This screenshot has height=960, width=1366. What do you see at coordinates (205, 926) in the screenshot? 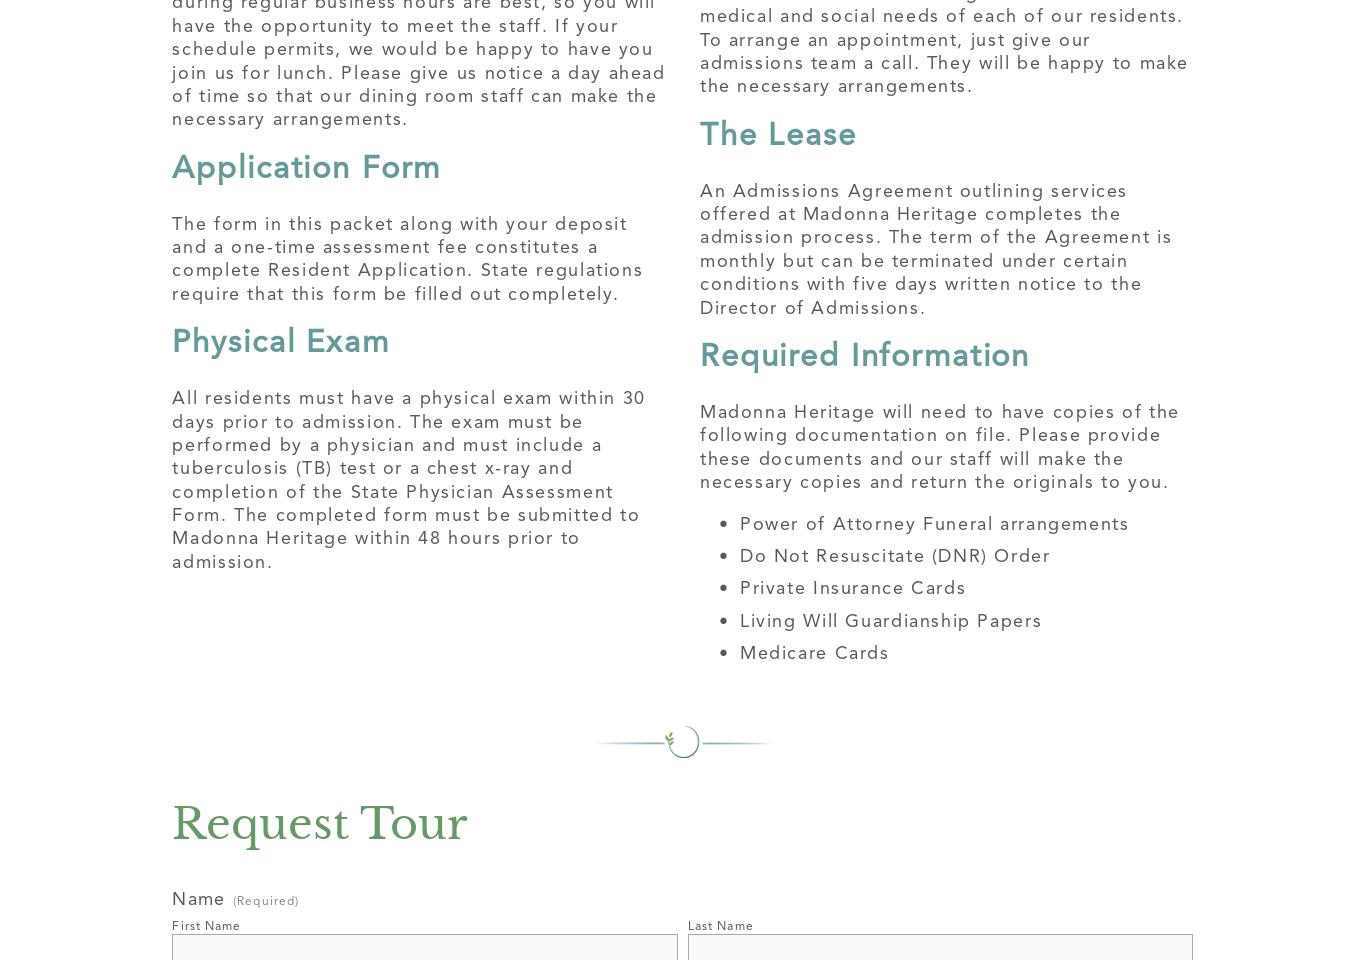
I see `'First Name'` at bounding box center [205, 926].